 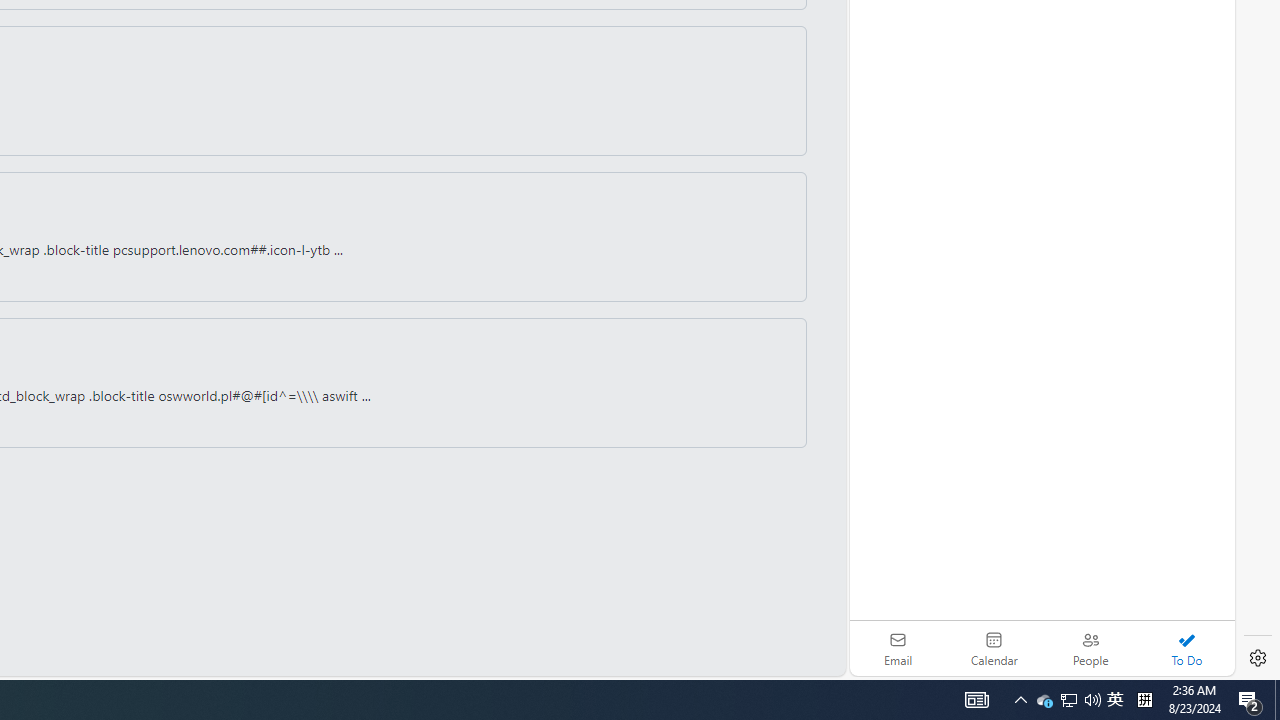 What do you see at coordinates (994, 648) in the screenshot?
I see `'Calendar. Date today is 22'` at bounding box center [994, 648].